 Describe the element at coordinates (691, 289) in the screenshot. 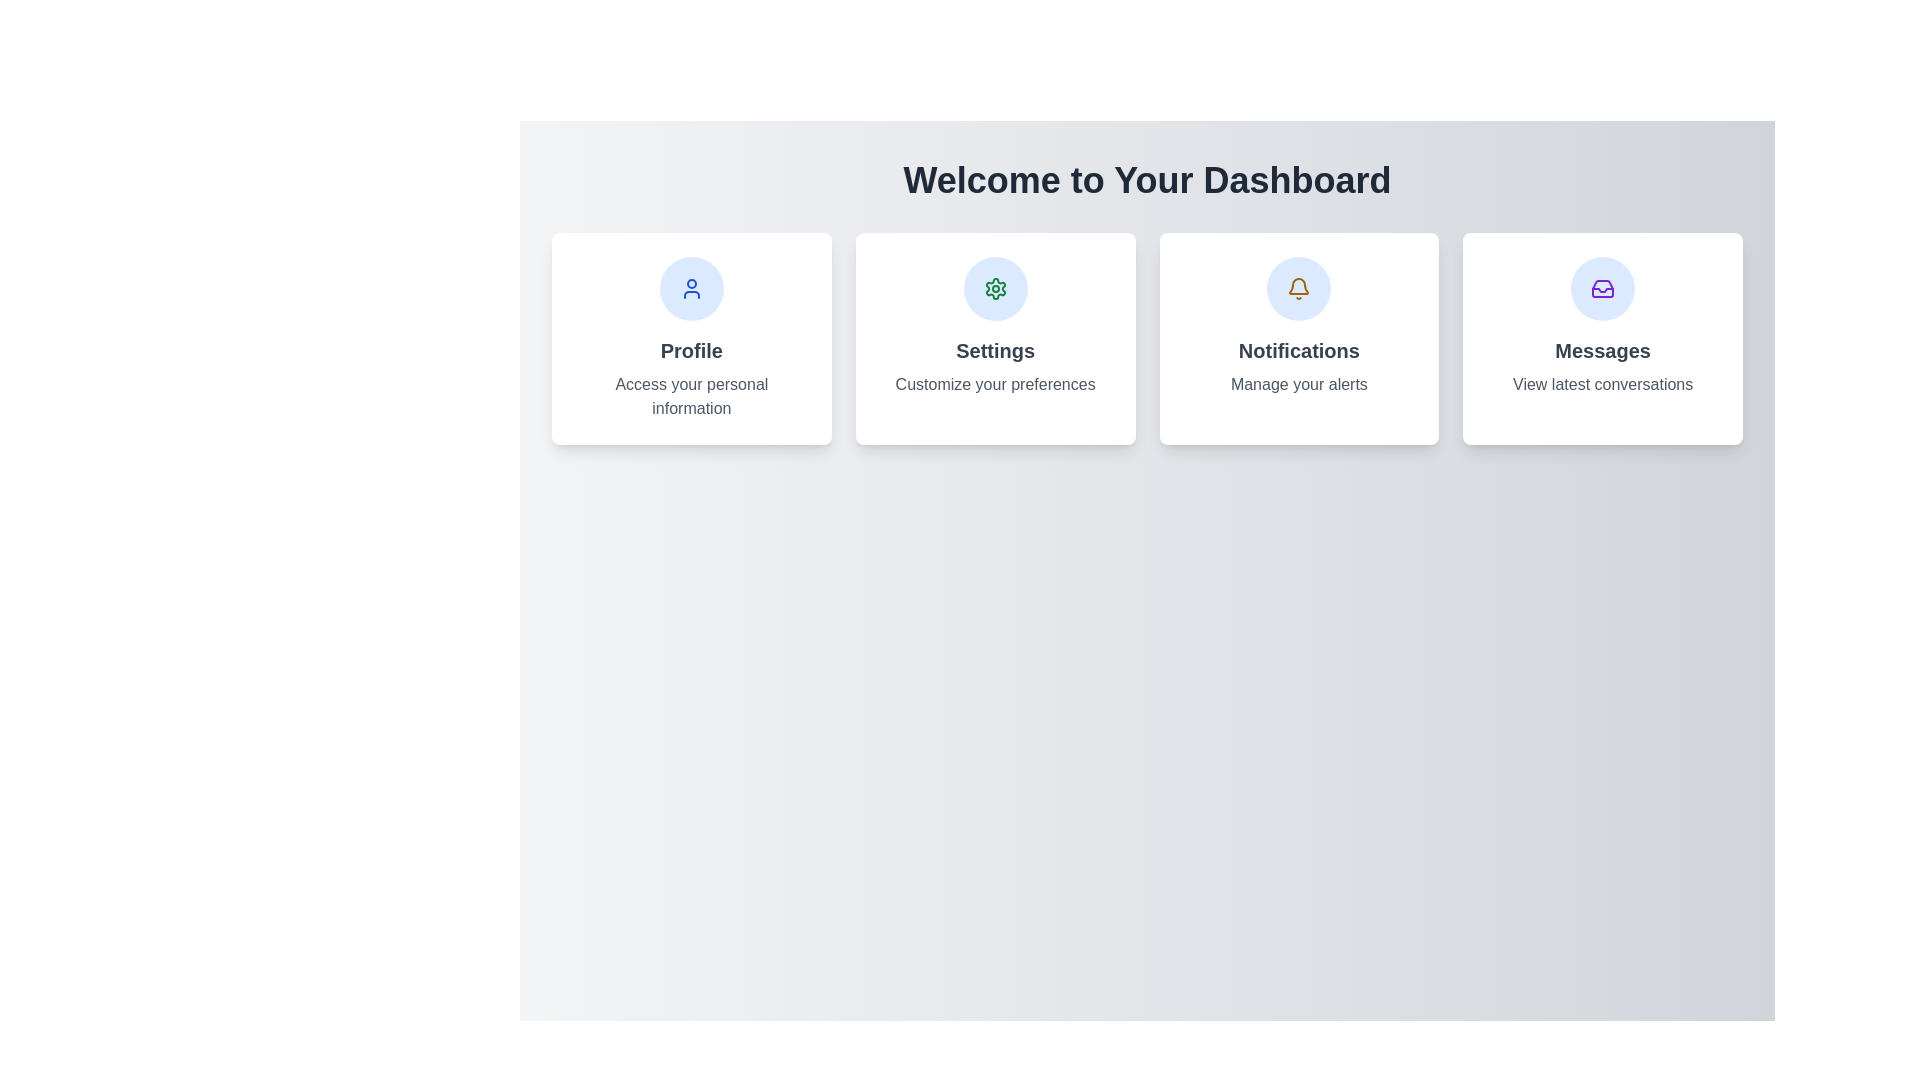

I see `the profile icon located at the center of the first card below the 'Welcome to Your Dashboard' heading to identify the associated feature` at that location.